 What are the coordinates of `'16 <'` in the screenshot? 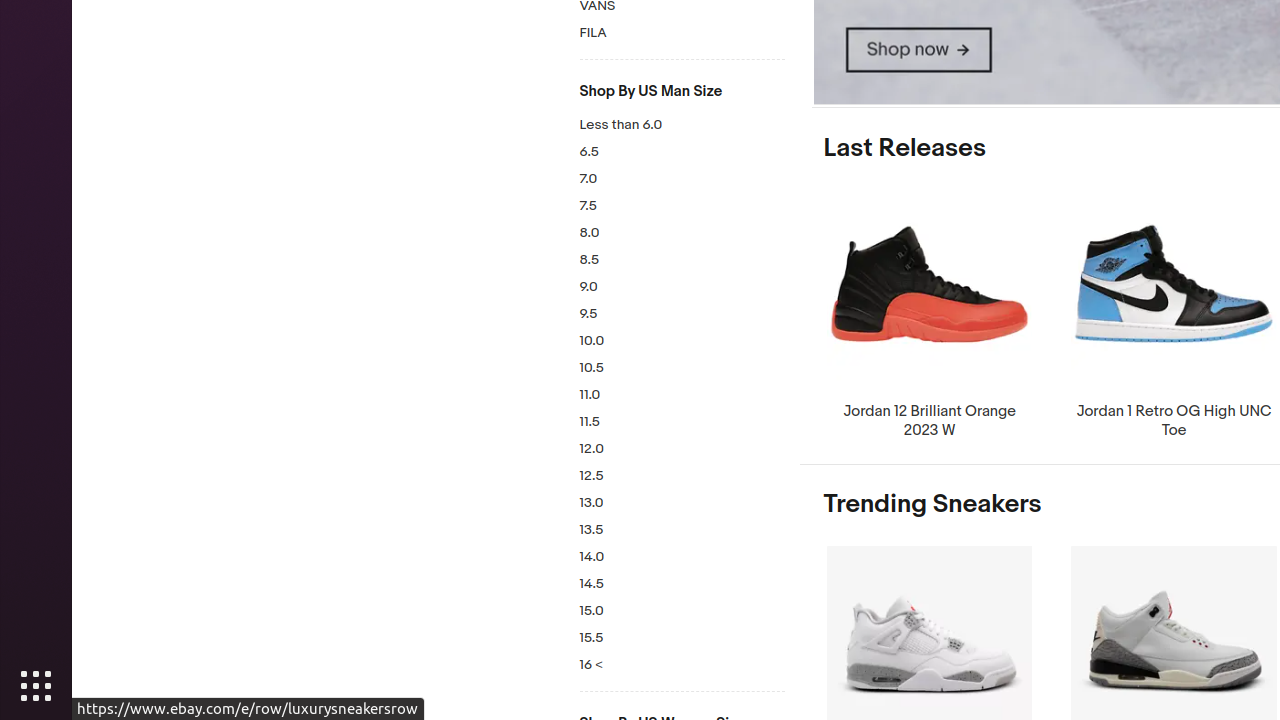 It's located at (681, 665).